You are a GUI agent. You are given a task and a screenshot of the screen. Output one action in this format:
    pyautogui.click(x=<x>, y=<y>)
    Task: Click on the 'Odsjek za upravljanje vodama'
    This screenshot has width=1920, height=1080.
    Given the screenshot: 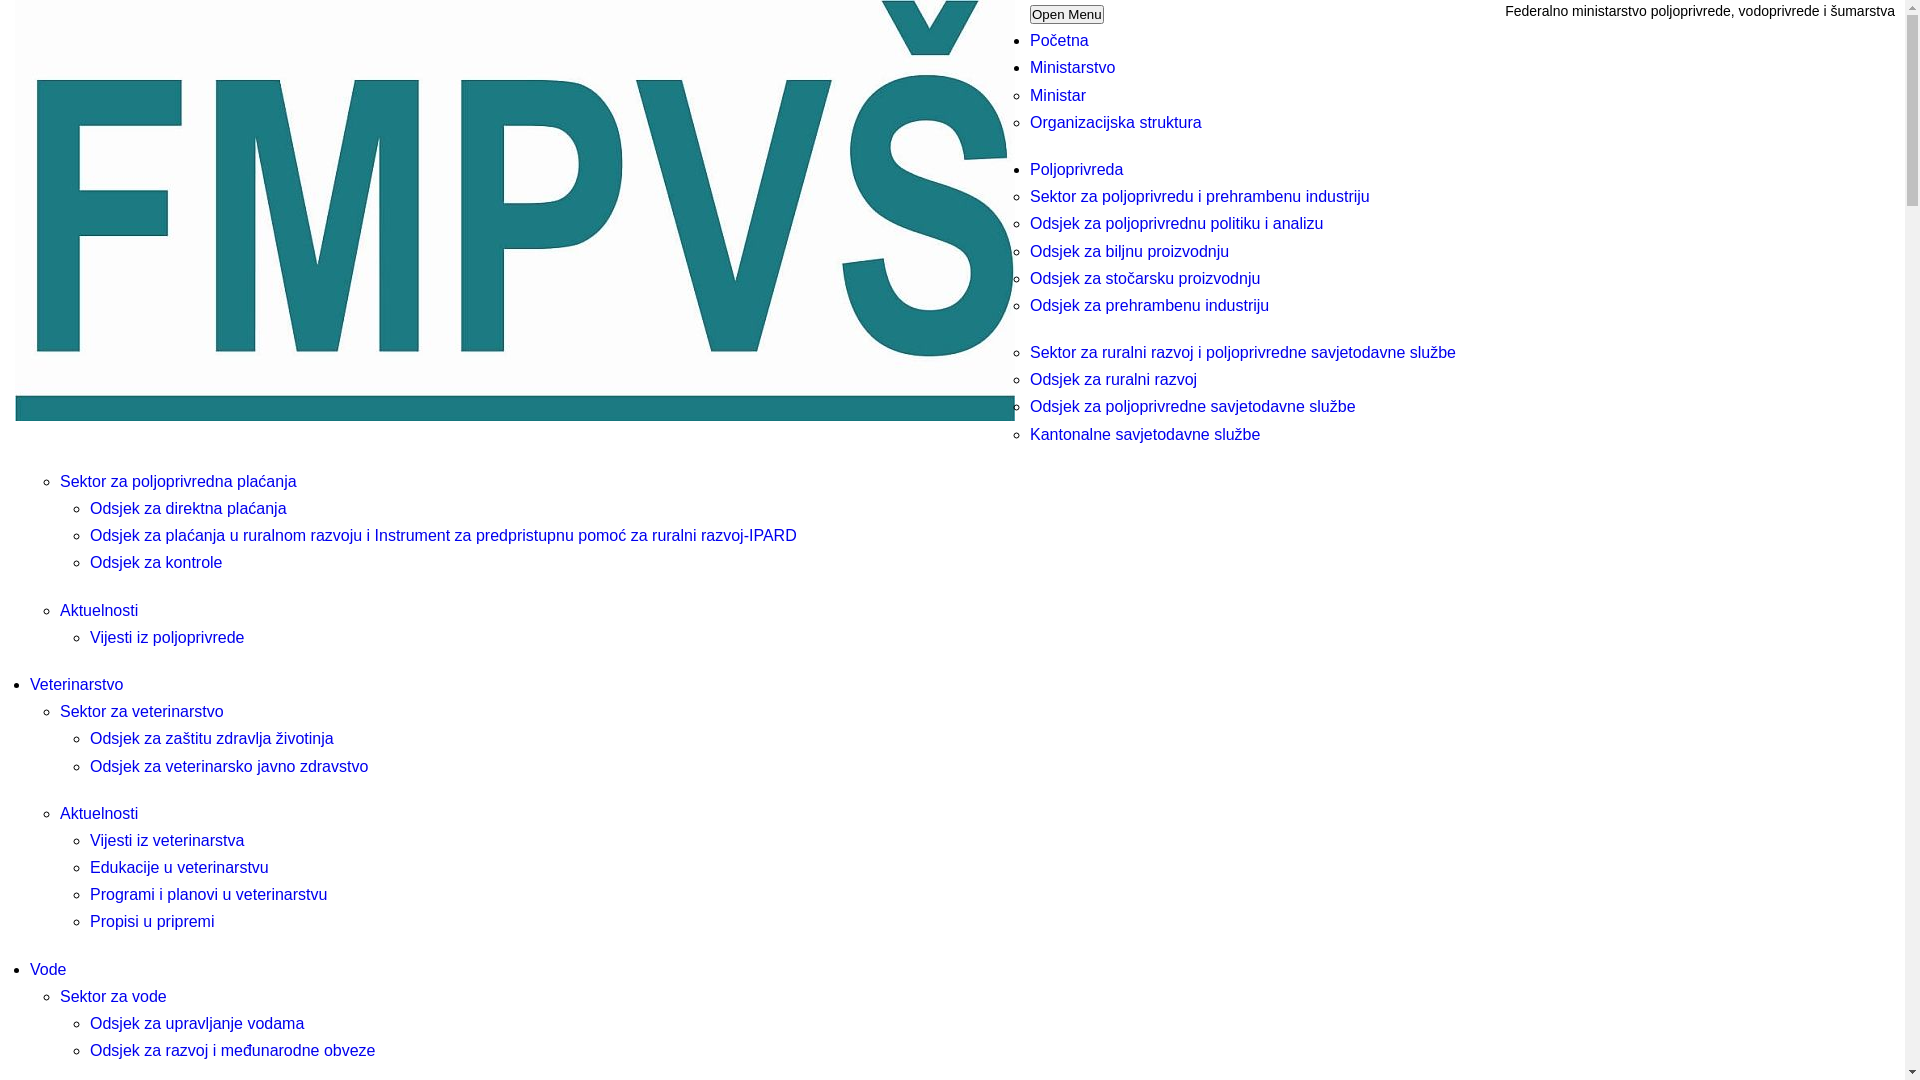 What is the action you would take?
    pyautogui.click(x=196, y=1023)
    